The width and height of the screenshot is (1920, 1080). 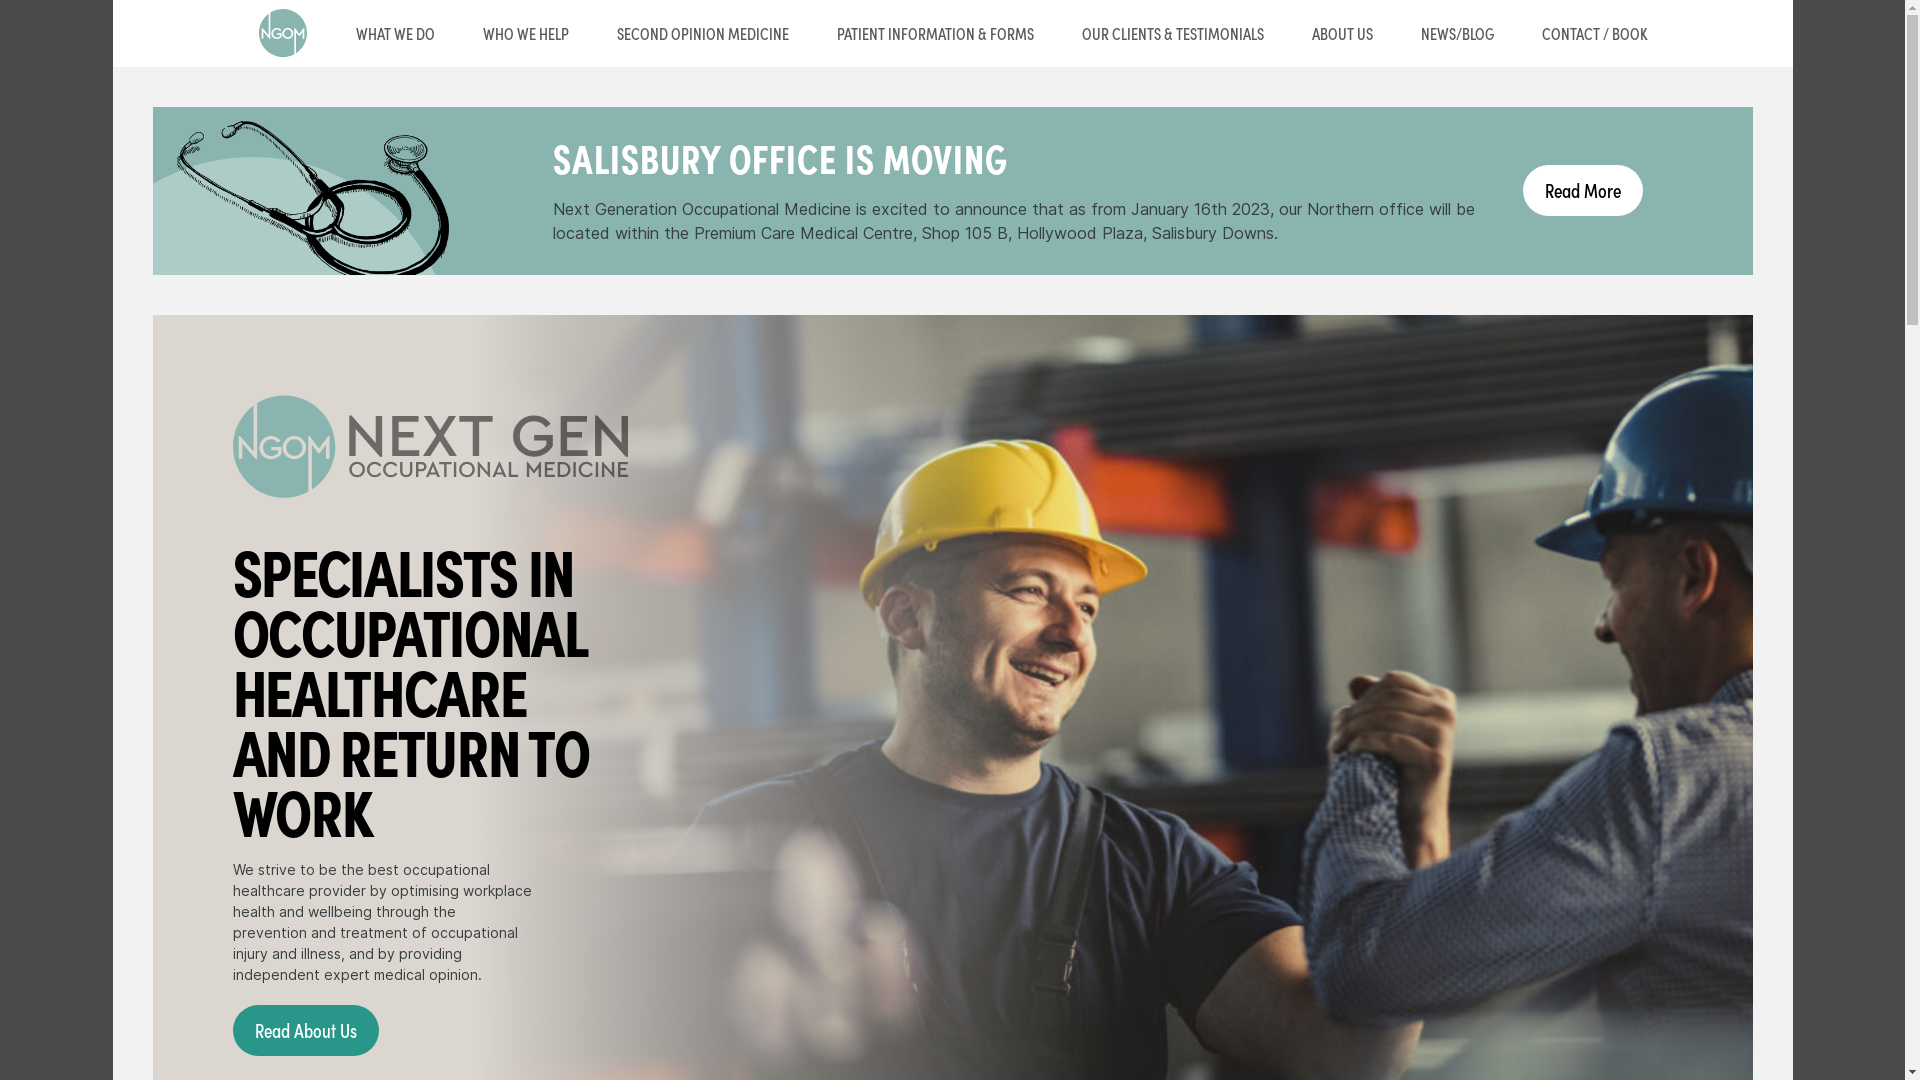 What do you see at coordinates (1456, 33) in the screenshot?
I see `'NEWS/BLOG'` at bounding box center [1456, 33].